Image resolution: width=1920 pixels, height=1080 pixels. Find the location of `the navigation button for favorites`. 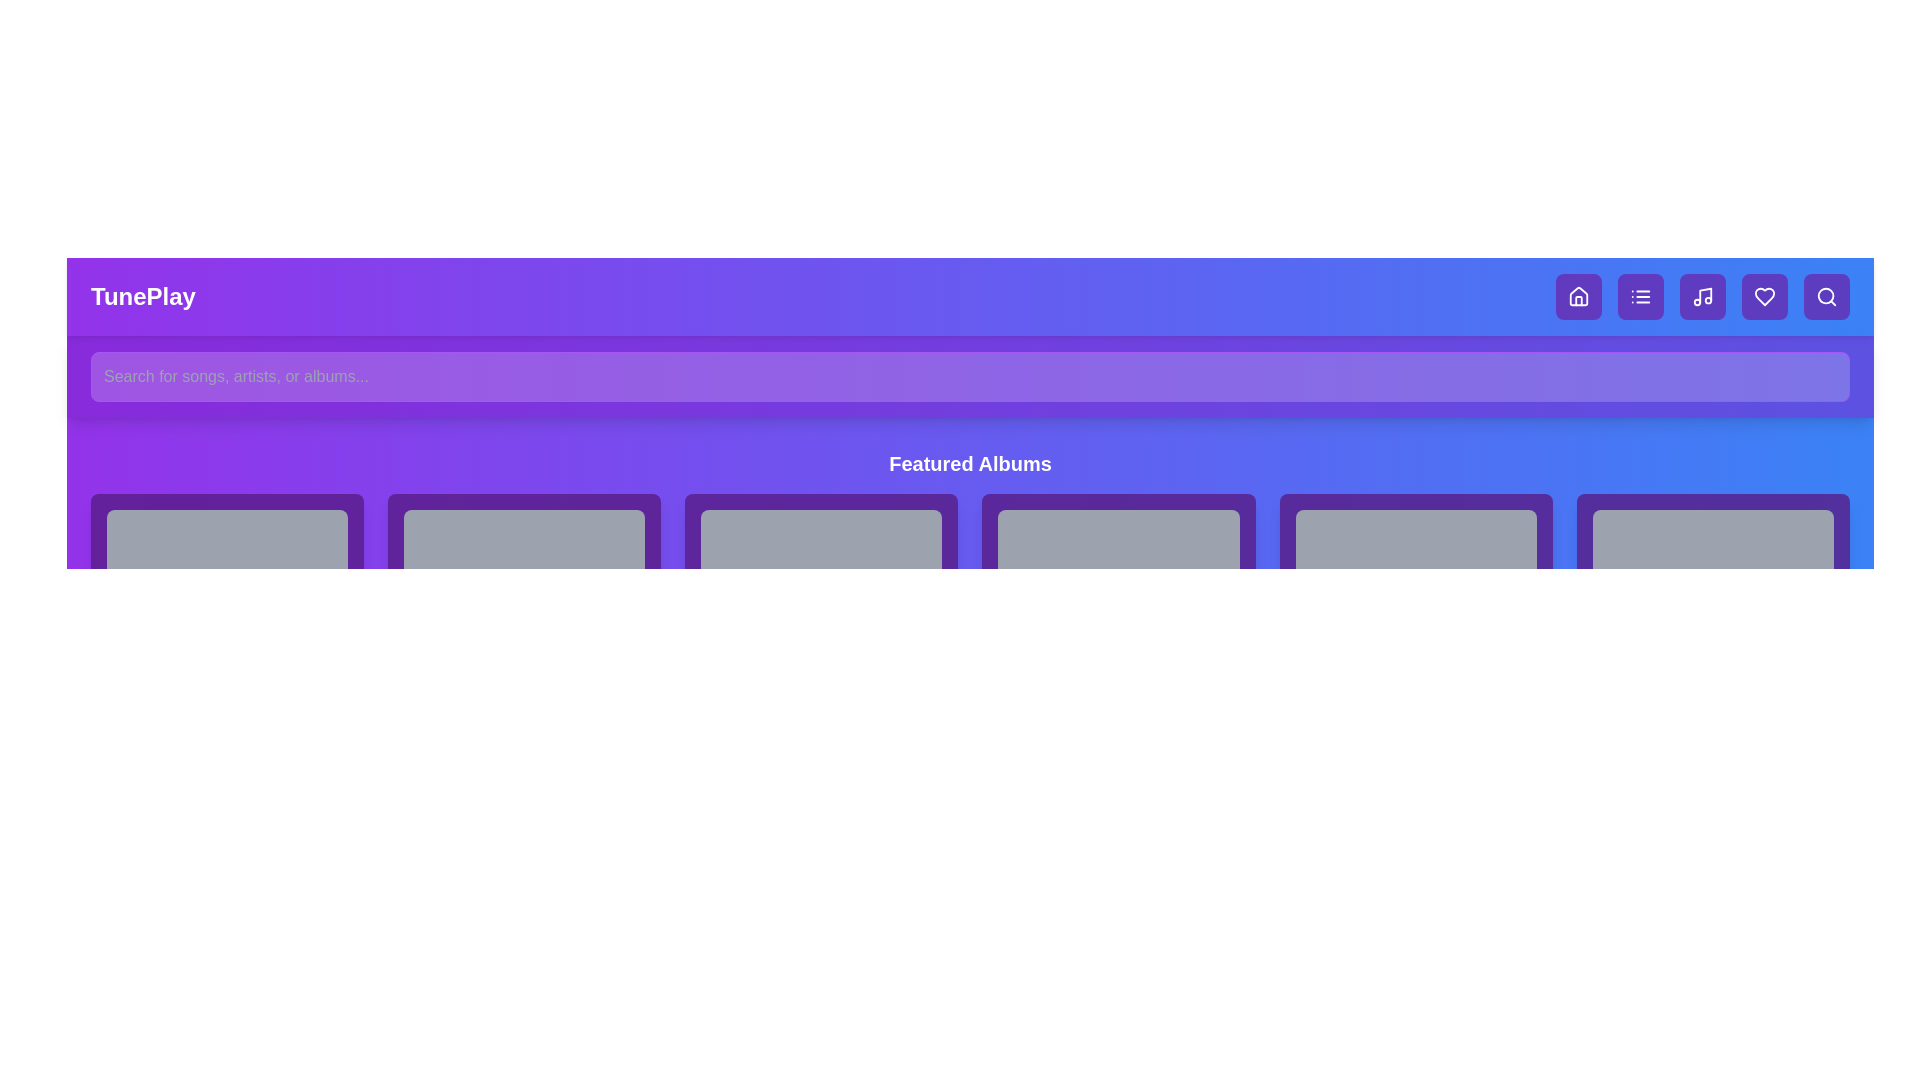

the navigation button for favorites is located at coordinates (1765, 297).